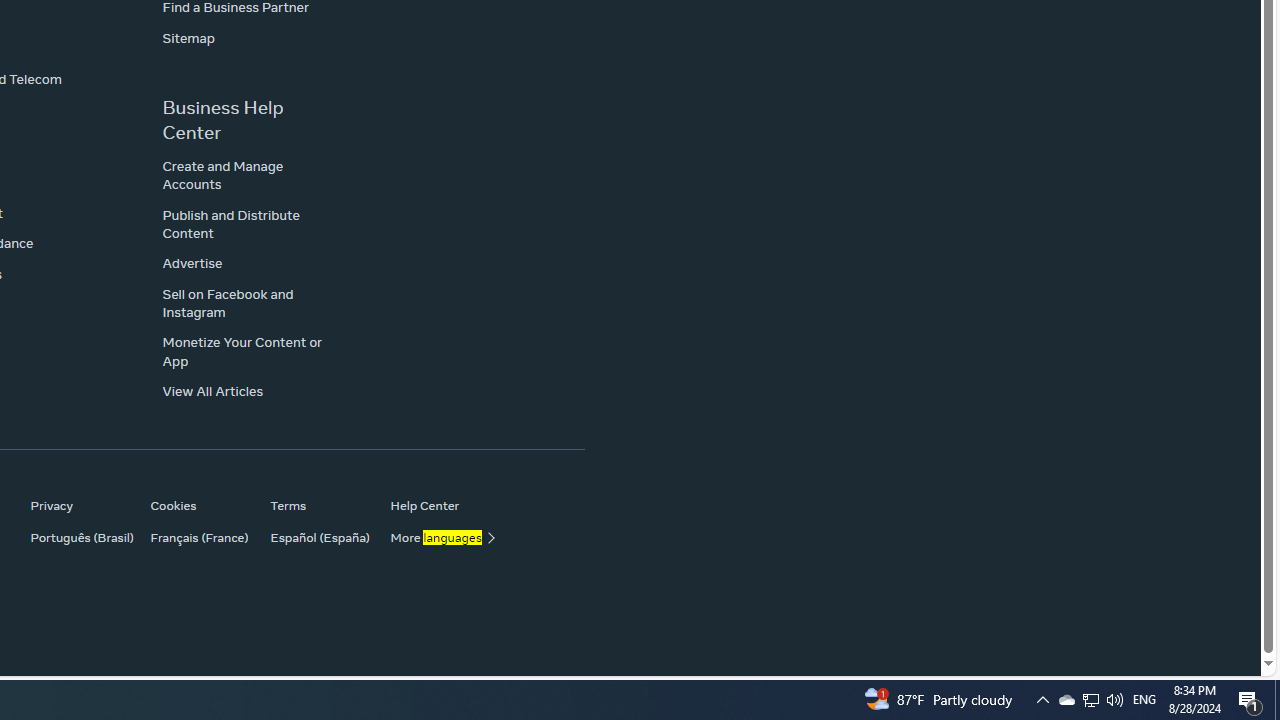 This screenshot has height=720, width=1280. I want to click on 'Privacy', so click(80, 504).